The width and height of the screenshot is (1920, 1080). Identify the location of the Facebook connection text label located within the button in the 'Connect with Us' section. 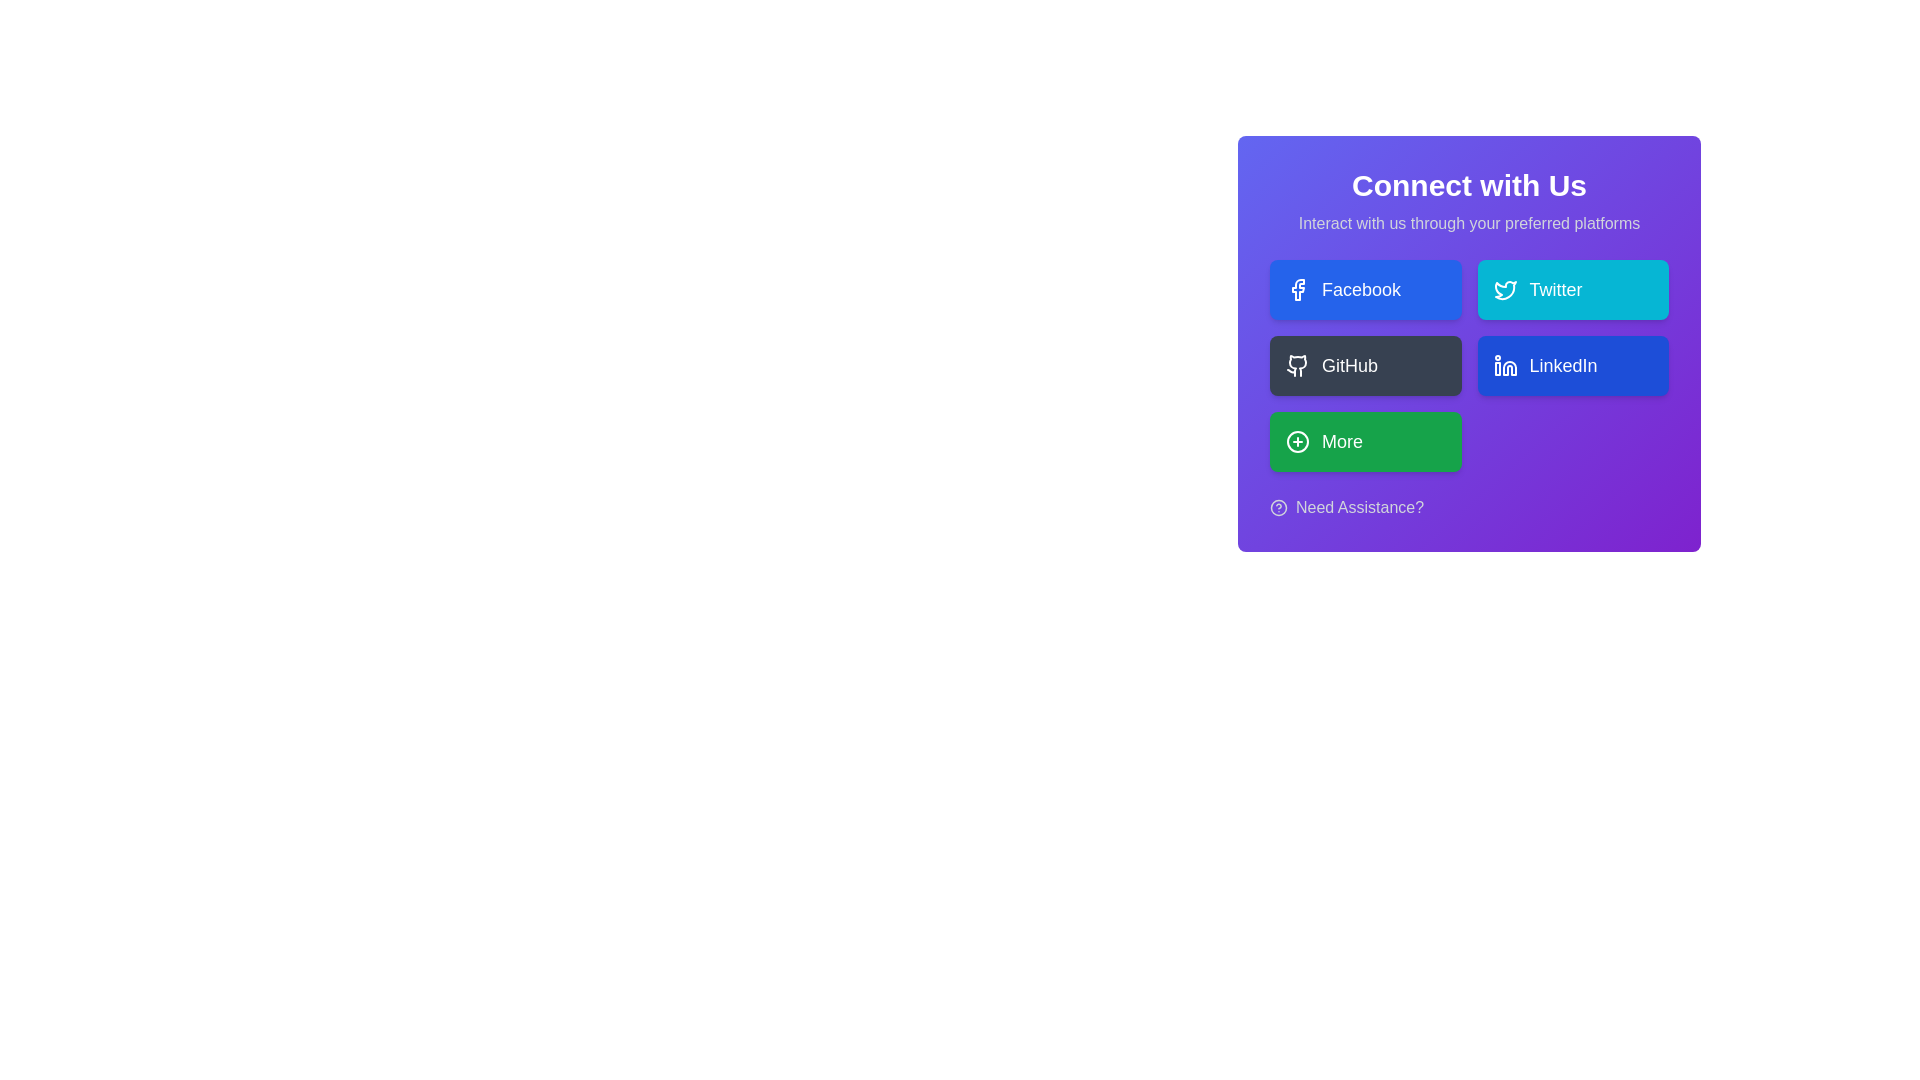
(1360, 289).